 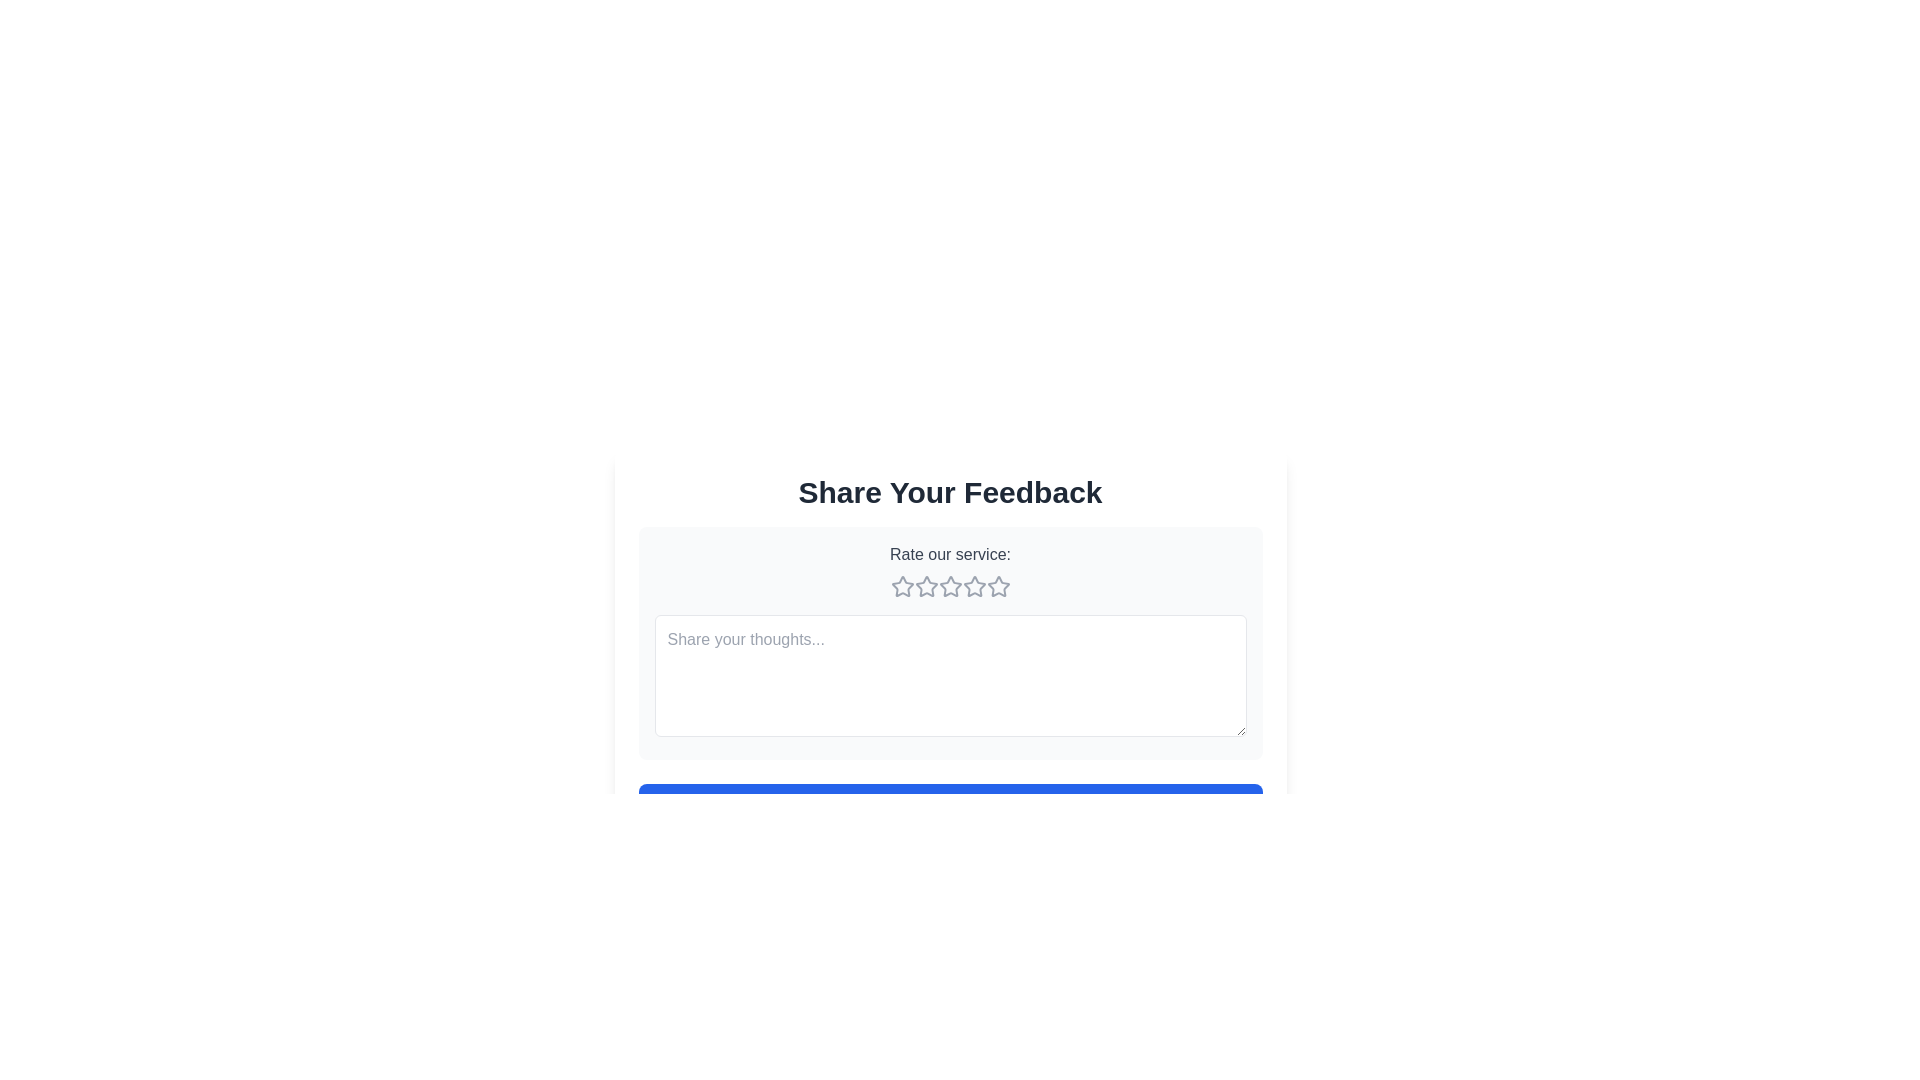 What do you see at coordinates (901, 585) in the screenshot?
I see `the first rating star in the five-star rating system, located in the 'Rate our service' section` at bounding box center [901, 585].